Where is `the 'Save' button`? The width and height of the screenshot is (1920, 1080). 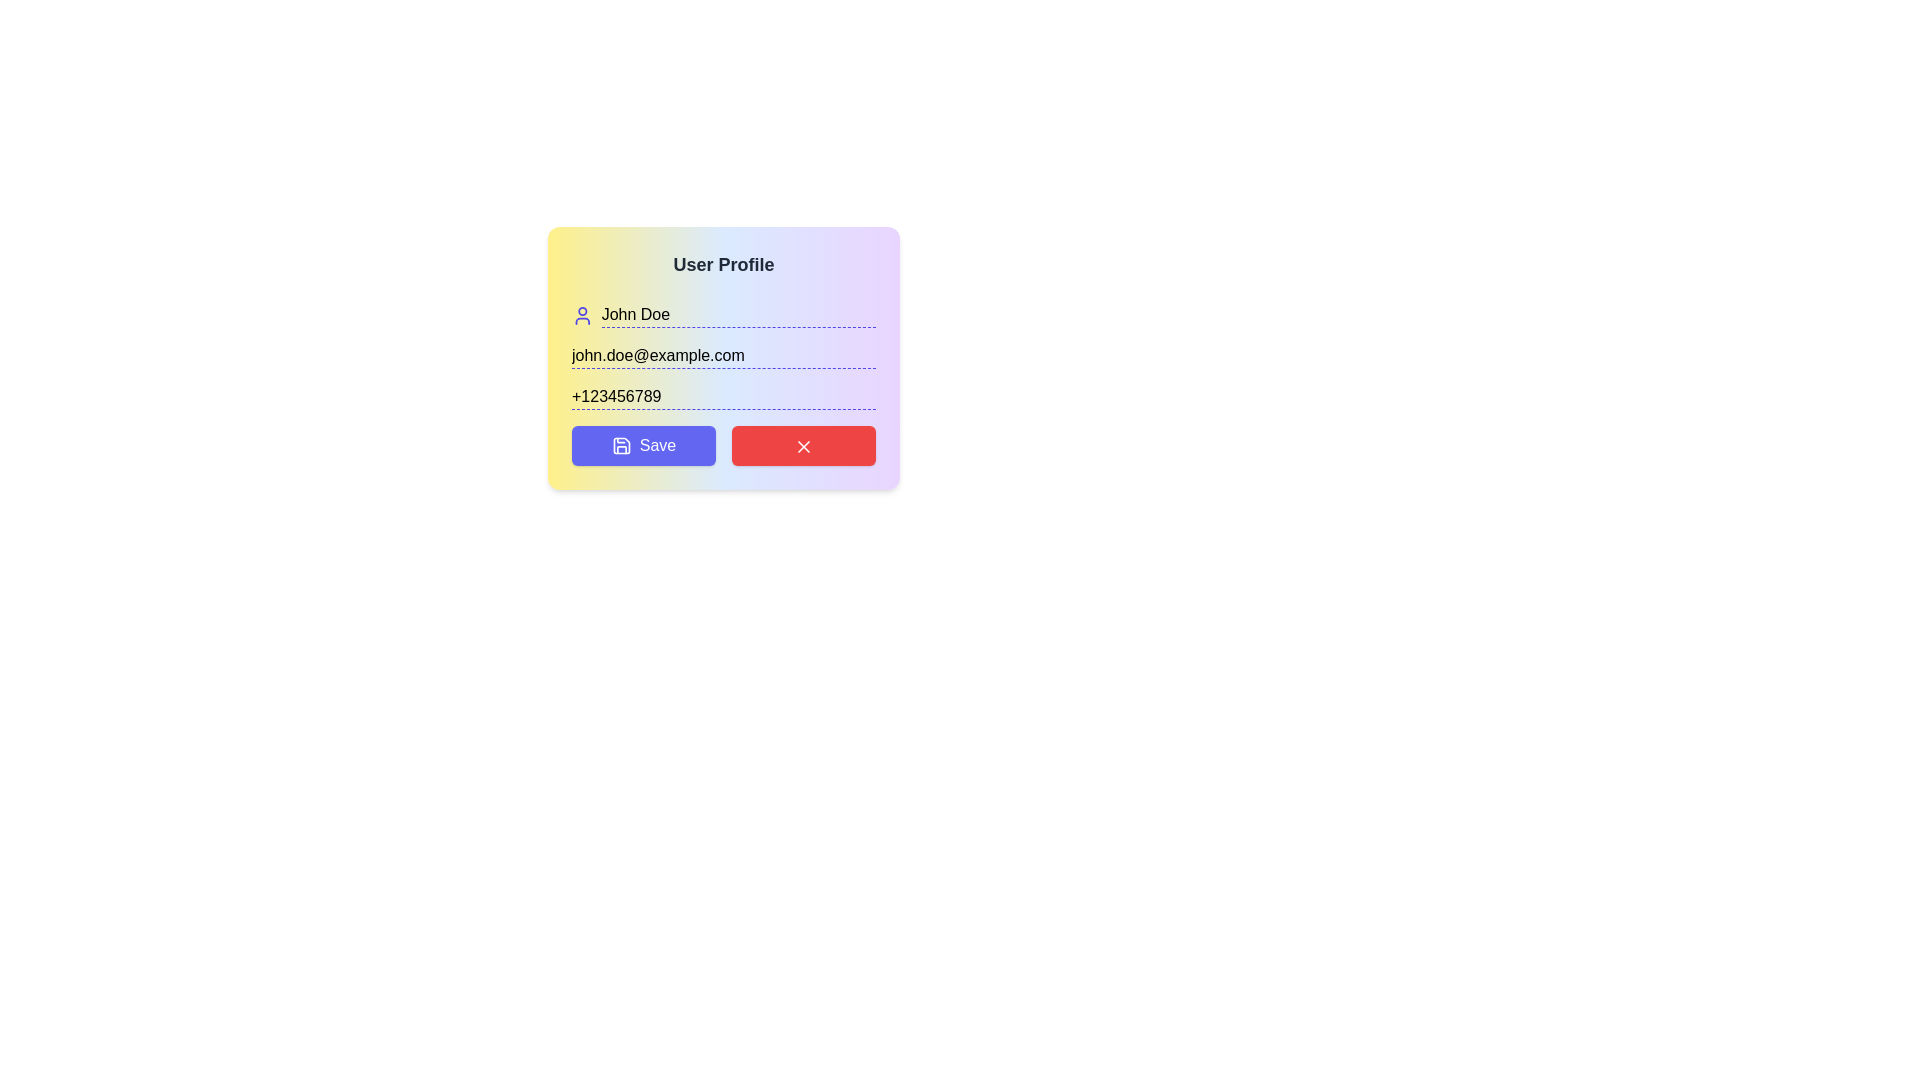
the 'Save' button is located at coordinates (643, 445).